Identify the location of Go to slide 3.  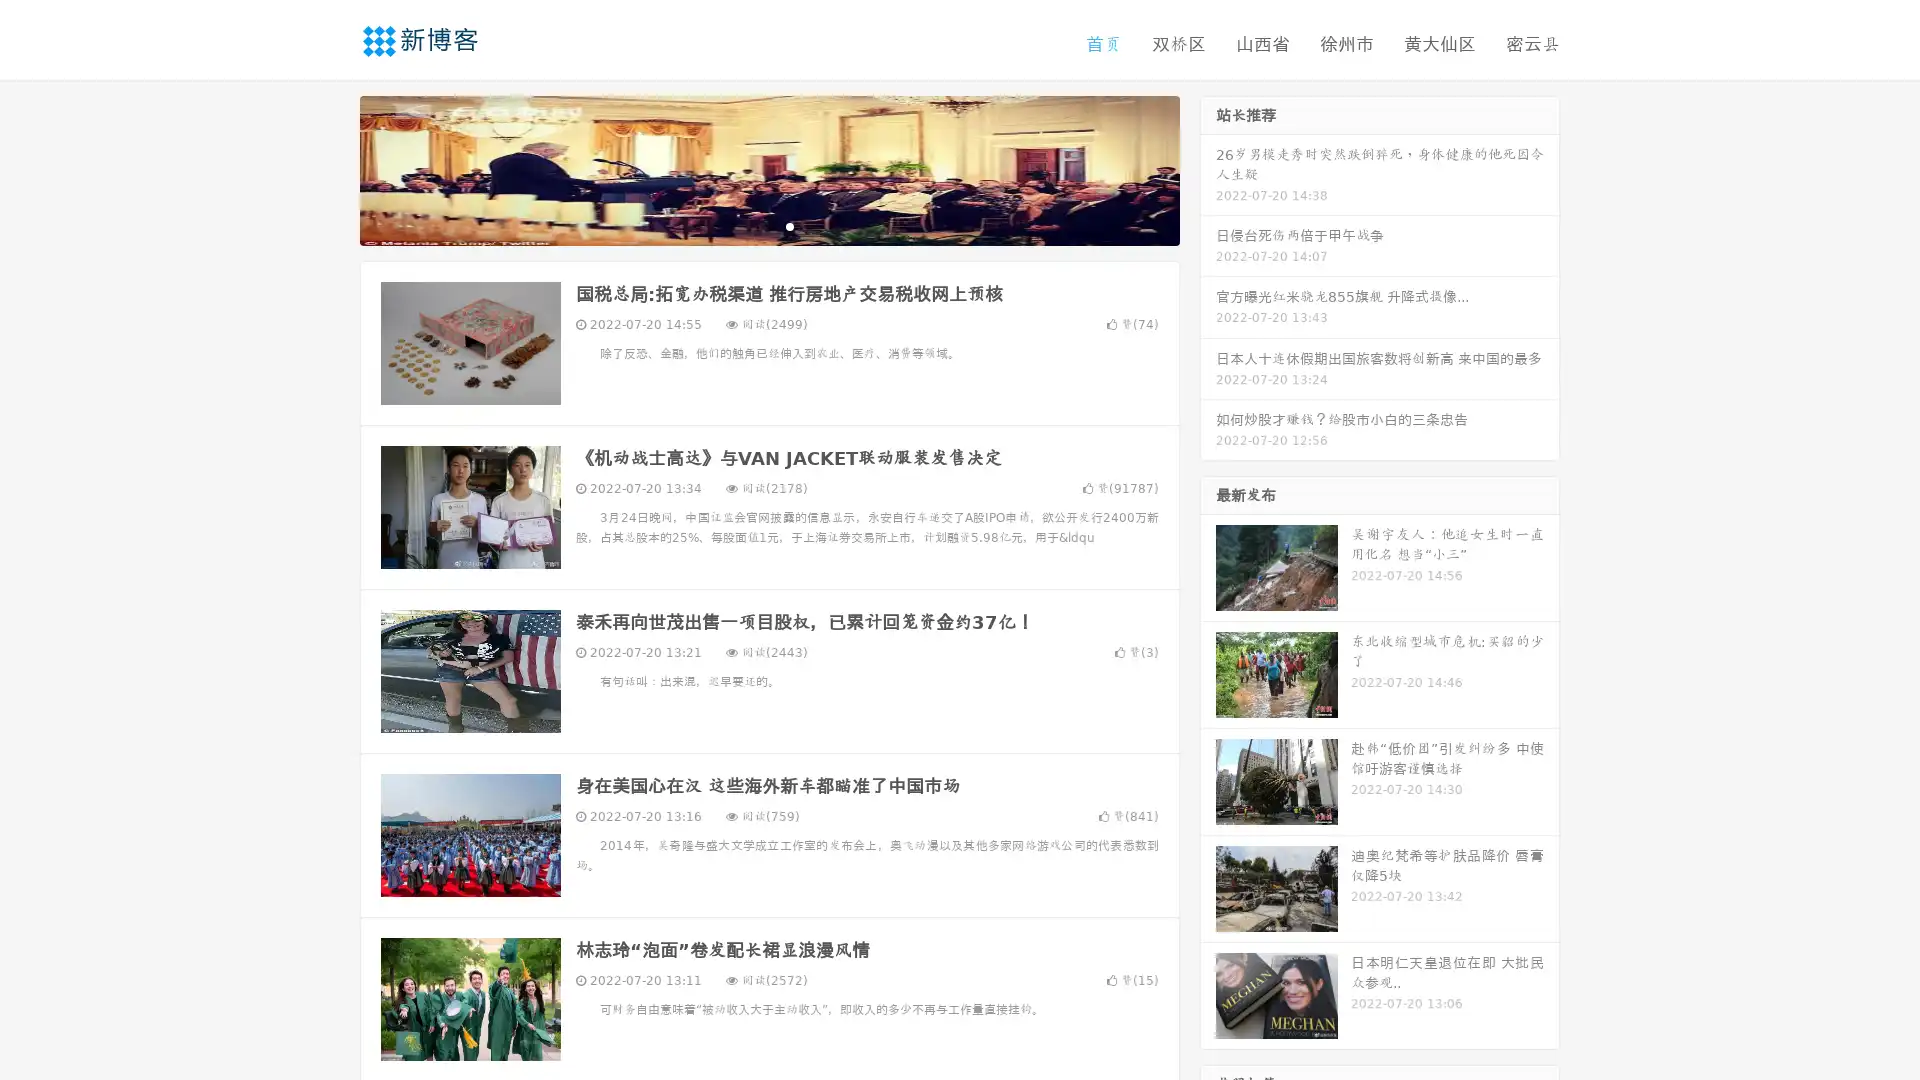
(789, 225).